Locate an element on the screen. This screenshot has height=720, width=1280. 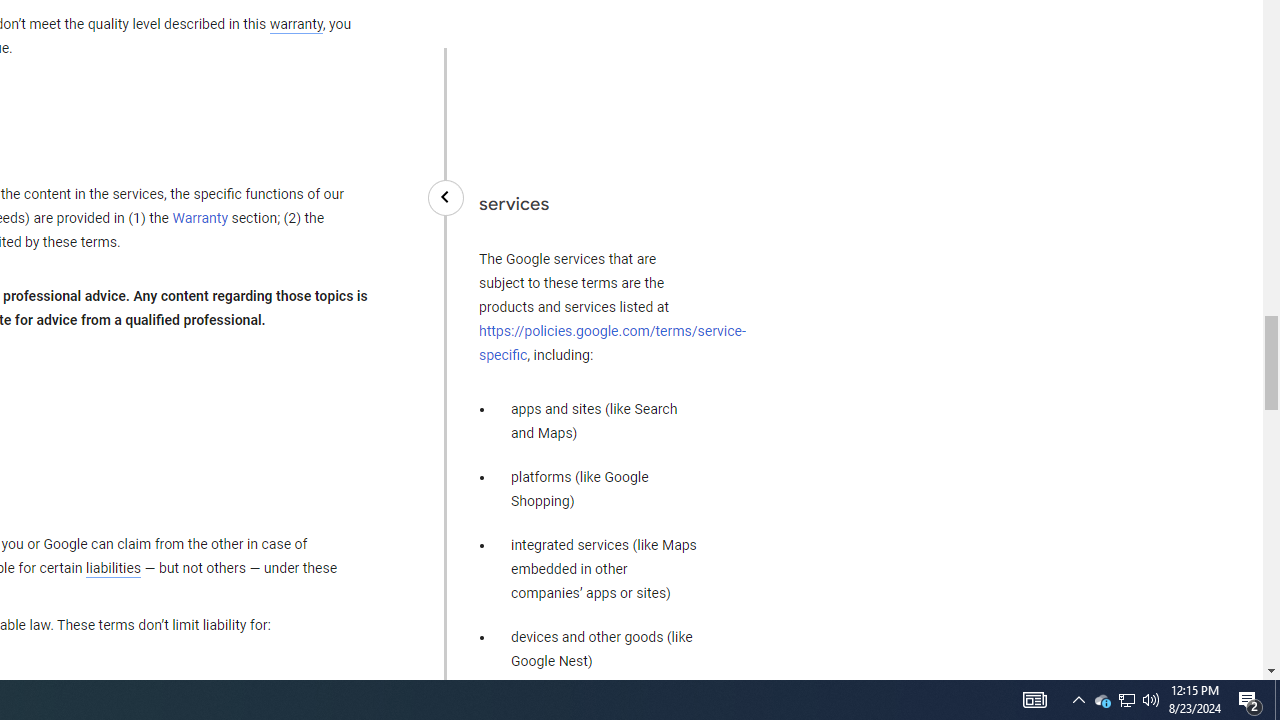
'warranty' is located at coordinates (294, 25).